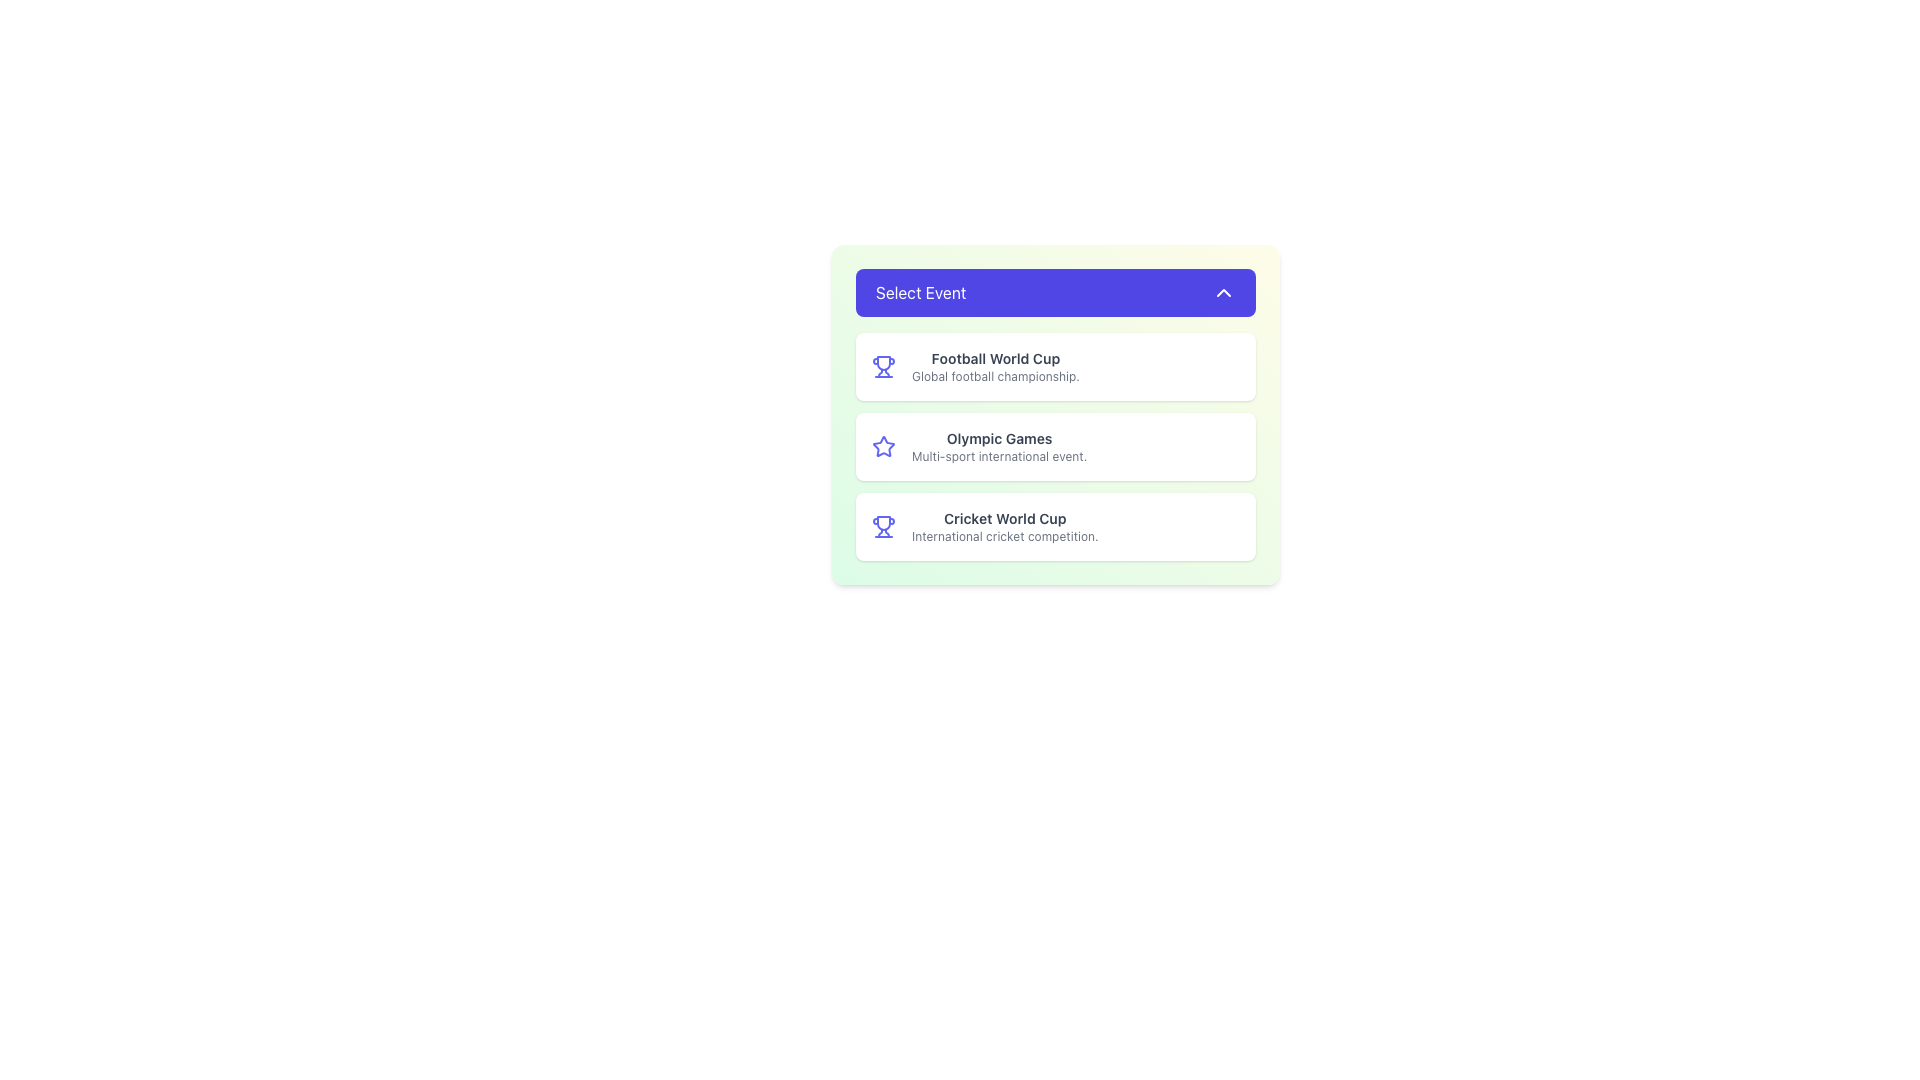  What do you see at coordinates (1055, 526) in the screenshot?
I see `the selectable tile representing the 'Cricket World Cup' event` at bounding box center [1055, 526].